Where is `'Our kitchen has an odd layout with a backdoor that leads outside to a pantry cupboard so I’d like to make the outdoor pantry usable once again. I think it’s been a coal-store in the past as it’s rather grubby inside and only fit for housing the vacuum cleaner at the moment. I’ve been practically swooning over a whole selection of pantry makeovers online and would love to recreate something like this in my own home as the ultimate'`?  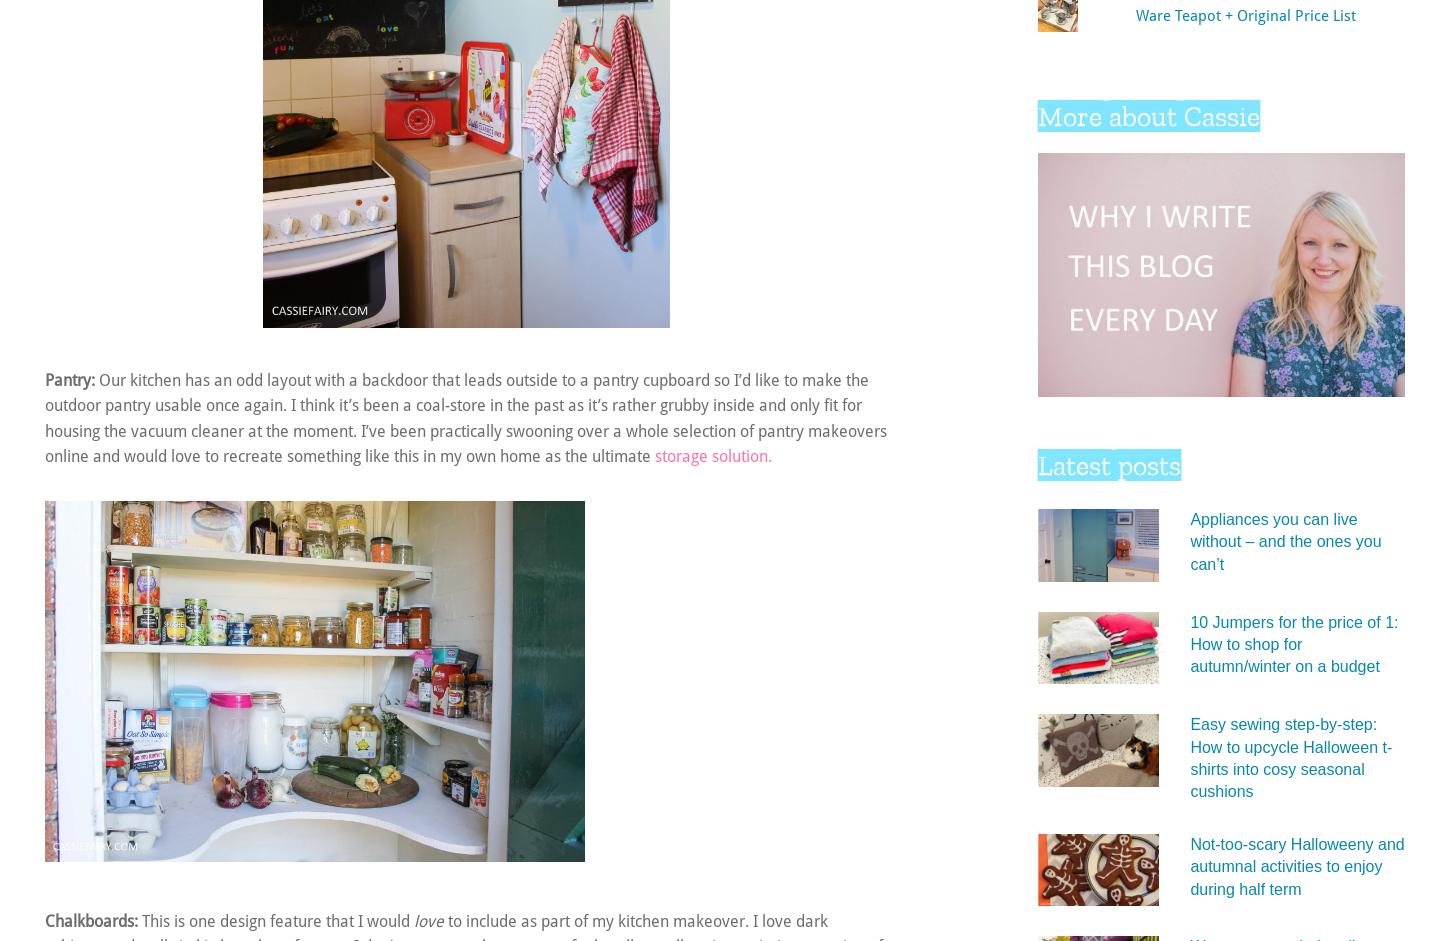
'Our kitchen has an odd layout with a backdoor that leads outside to a pantry cupboard so I’d like to make the outdoor pantry usable once again. I think it’s been a coal-store in the past as it’s rather grubby inside and only fit for housing the vacuum cleaner at the moment. I’ve been practically swooning over a whole selection of pantry makeovers online and would love to recreate something like this in my own home as the ultimate' is located at coordinates (44, 416).